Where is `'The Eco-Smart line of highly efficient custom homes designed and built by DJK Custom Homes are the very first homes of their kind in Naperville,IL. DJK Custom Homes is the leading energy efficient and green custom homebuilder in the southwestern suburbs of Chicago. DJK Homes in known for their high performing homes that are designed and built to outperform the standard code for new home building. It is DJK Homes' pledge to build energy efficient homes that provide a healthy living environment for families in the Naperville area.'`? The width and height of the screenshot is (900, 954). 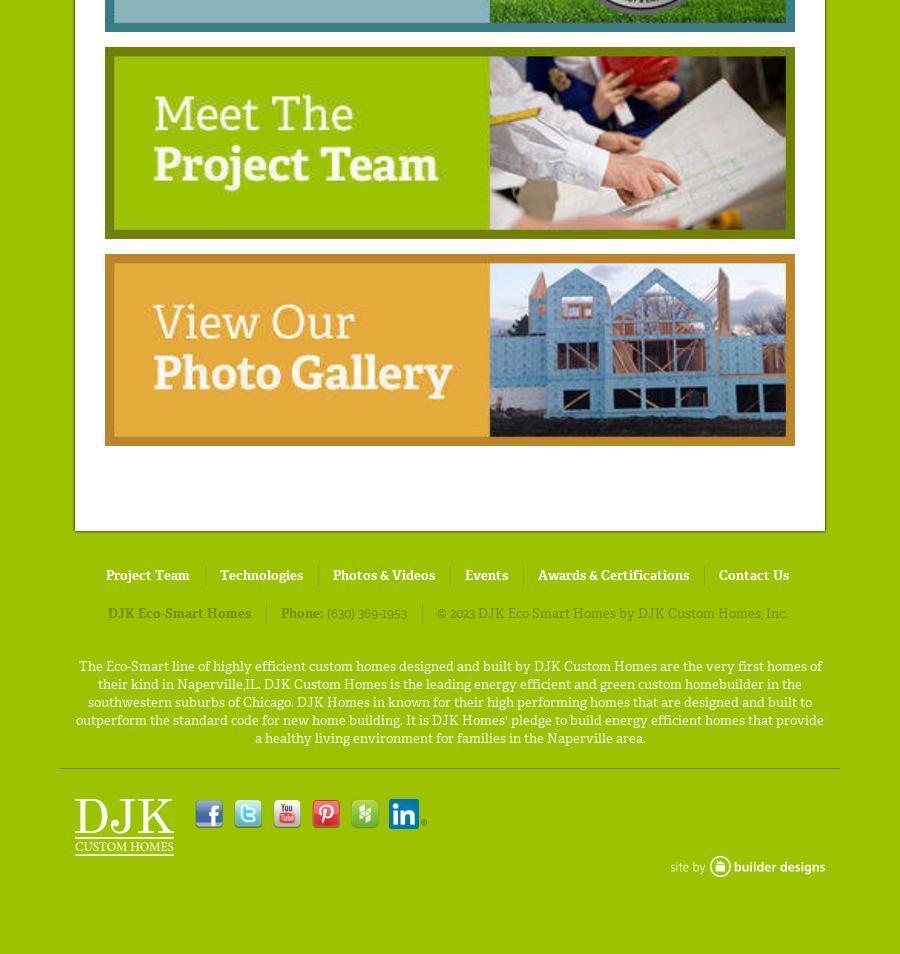 'The Eco-Smart line of highly efficient custom homes designed and built by DJK Custom Homes are the very first homes of their kind in Naperville,IL. DJK Custom Homes is the leading energy efficient and green custom homebuilder in the southwestern suburbs of Chicago. DJK Homes in known for their high performing homes that are designed and built to outperform the standard code for new home building. It is DJK Homes' pledge to build energy efficient homes that provide a healthy living environment for families in the Naperville area.' is located at coordinates (450, 701).